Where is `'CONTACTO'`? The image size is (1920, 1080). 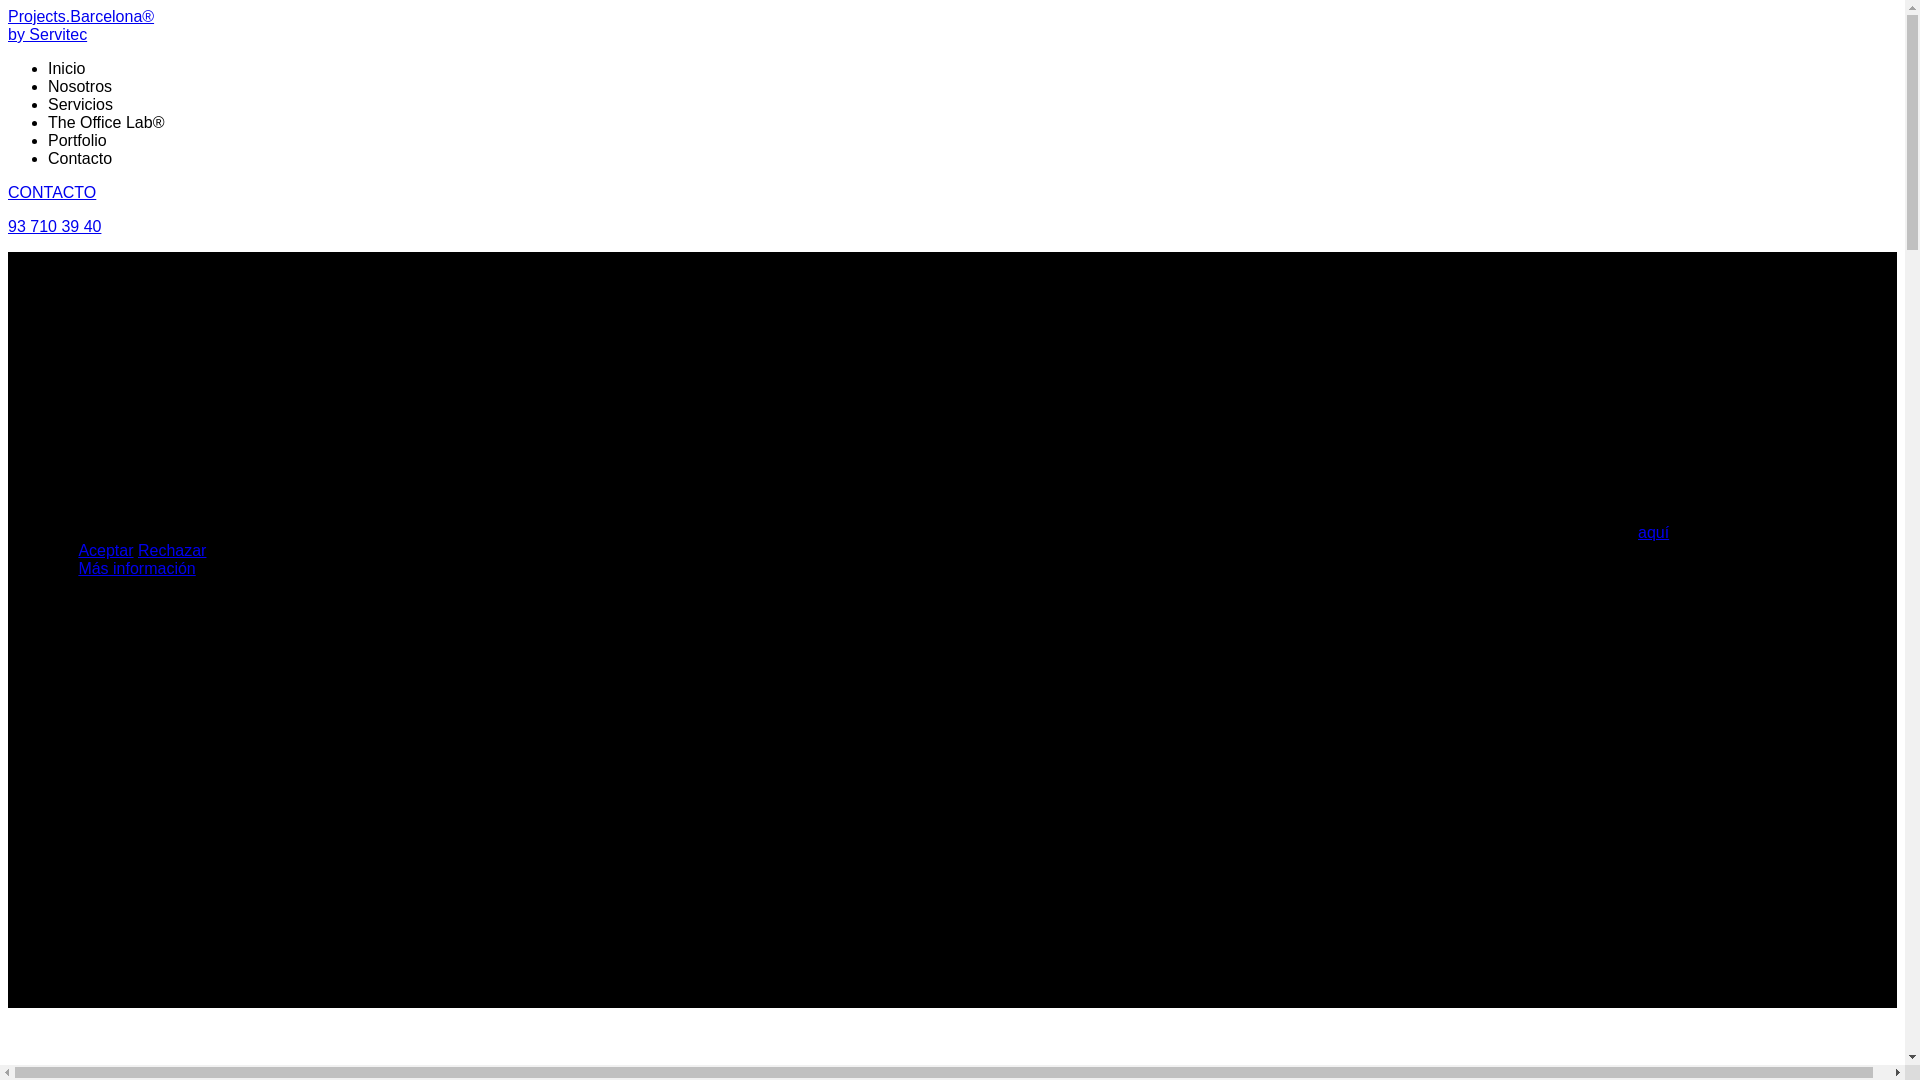 'CONTACTO' is located at coordinates (52, 192).